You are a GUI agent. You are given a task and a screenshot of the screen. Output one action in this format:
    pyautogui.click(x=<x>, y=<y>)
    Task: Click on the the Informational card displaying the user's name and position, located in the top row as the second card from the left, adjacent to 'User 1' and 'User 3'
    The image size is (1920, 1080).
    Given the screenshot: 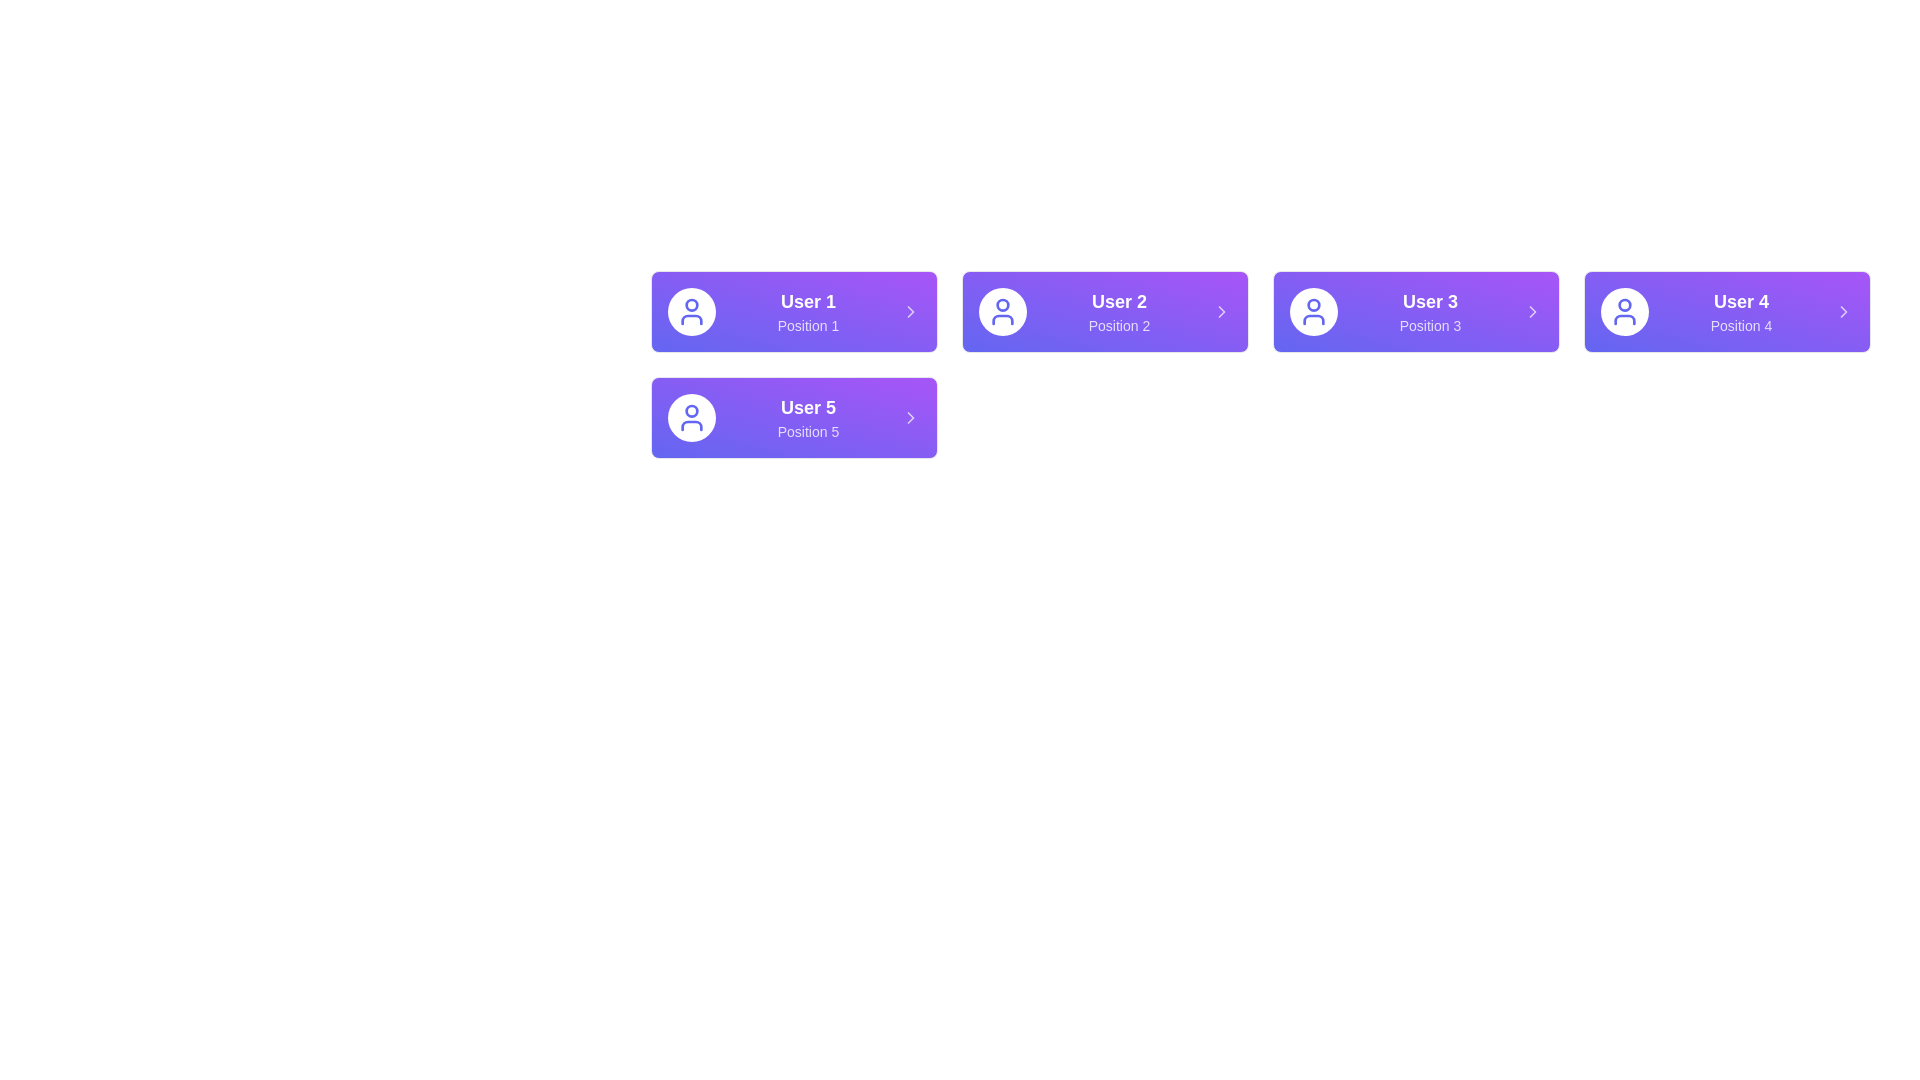 What is the action you would take?
    pyautogui.click(x=1118, y=312)
    